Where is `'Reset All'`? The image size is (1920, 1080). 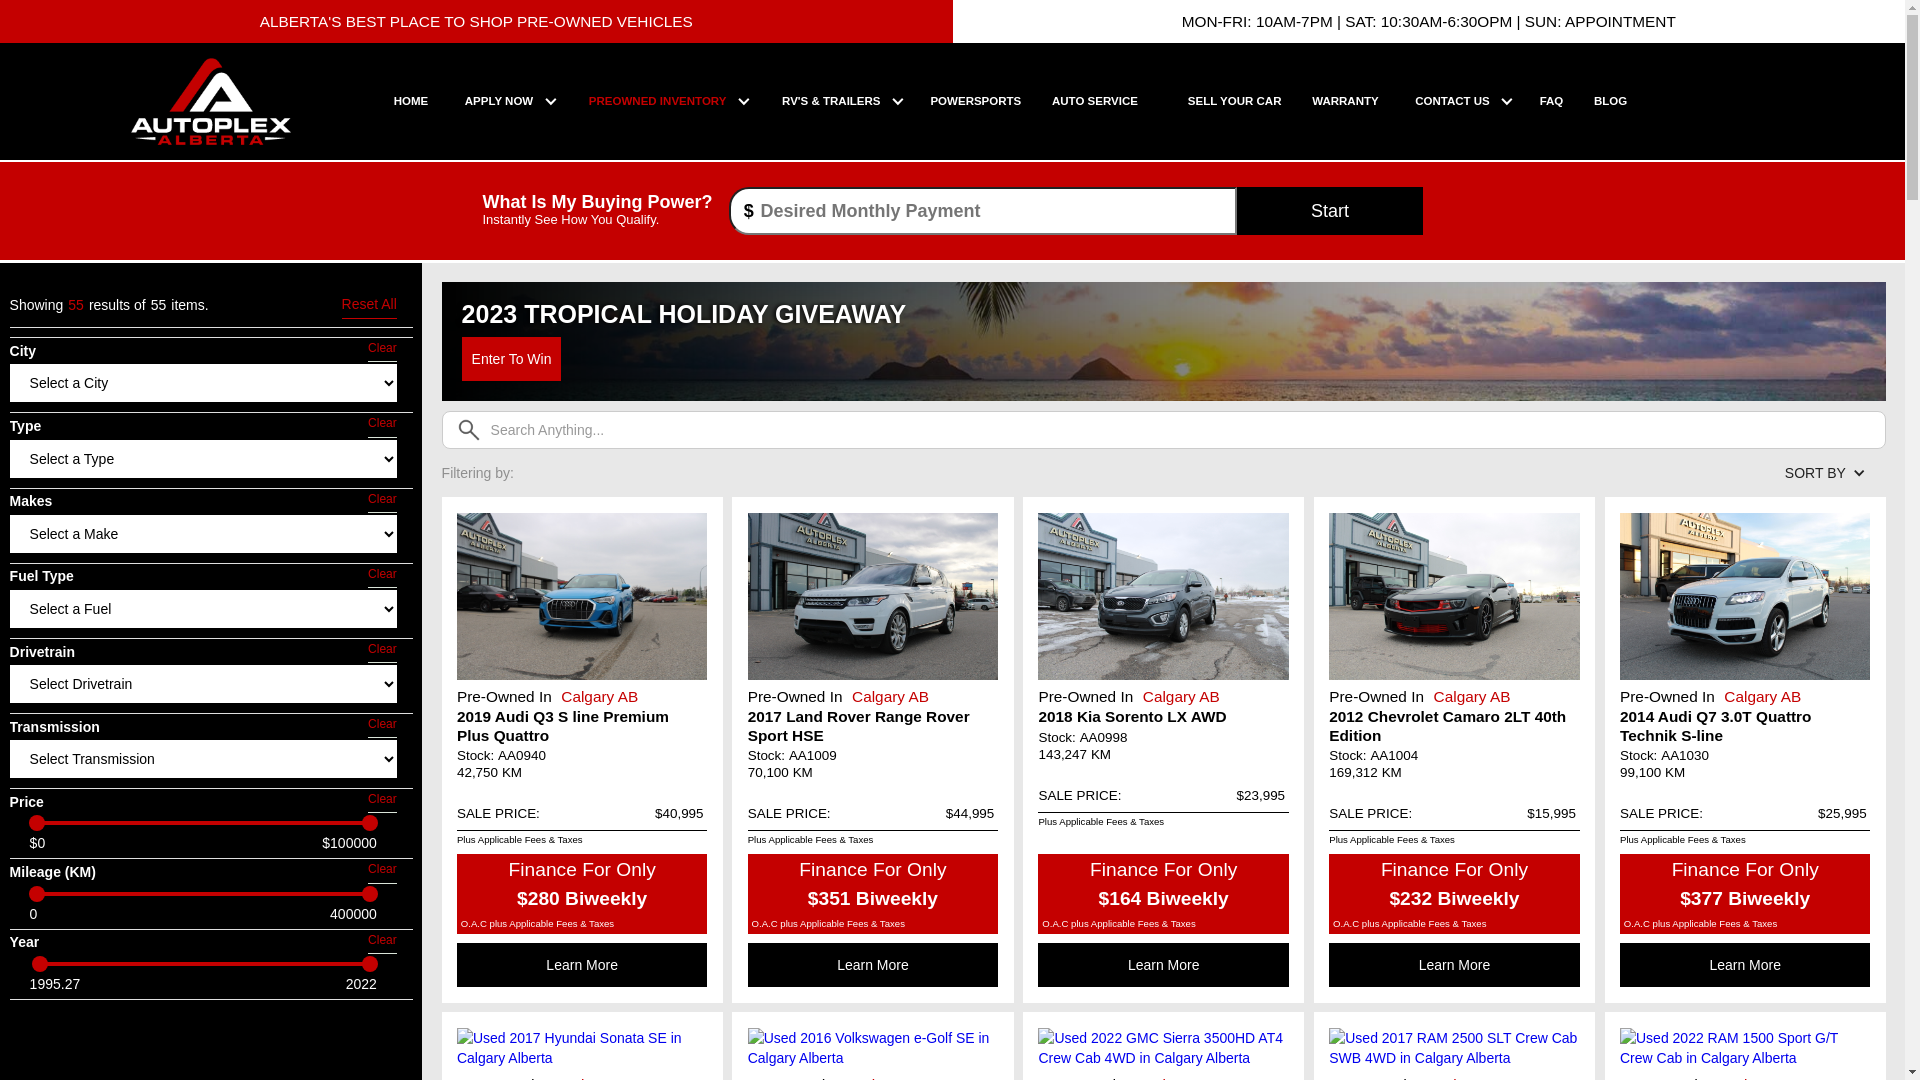
'Reset All' is located at coordinates (369, 305).